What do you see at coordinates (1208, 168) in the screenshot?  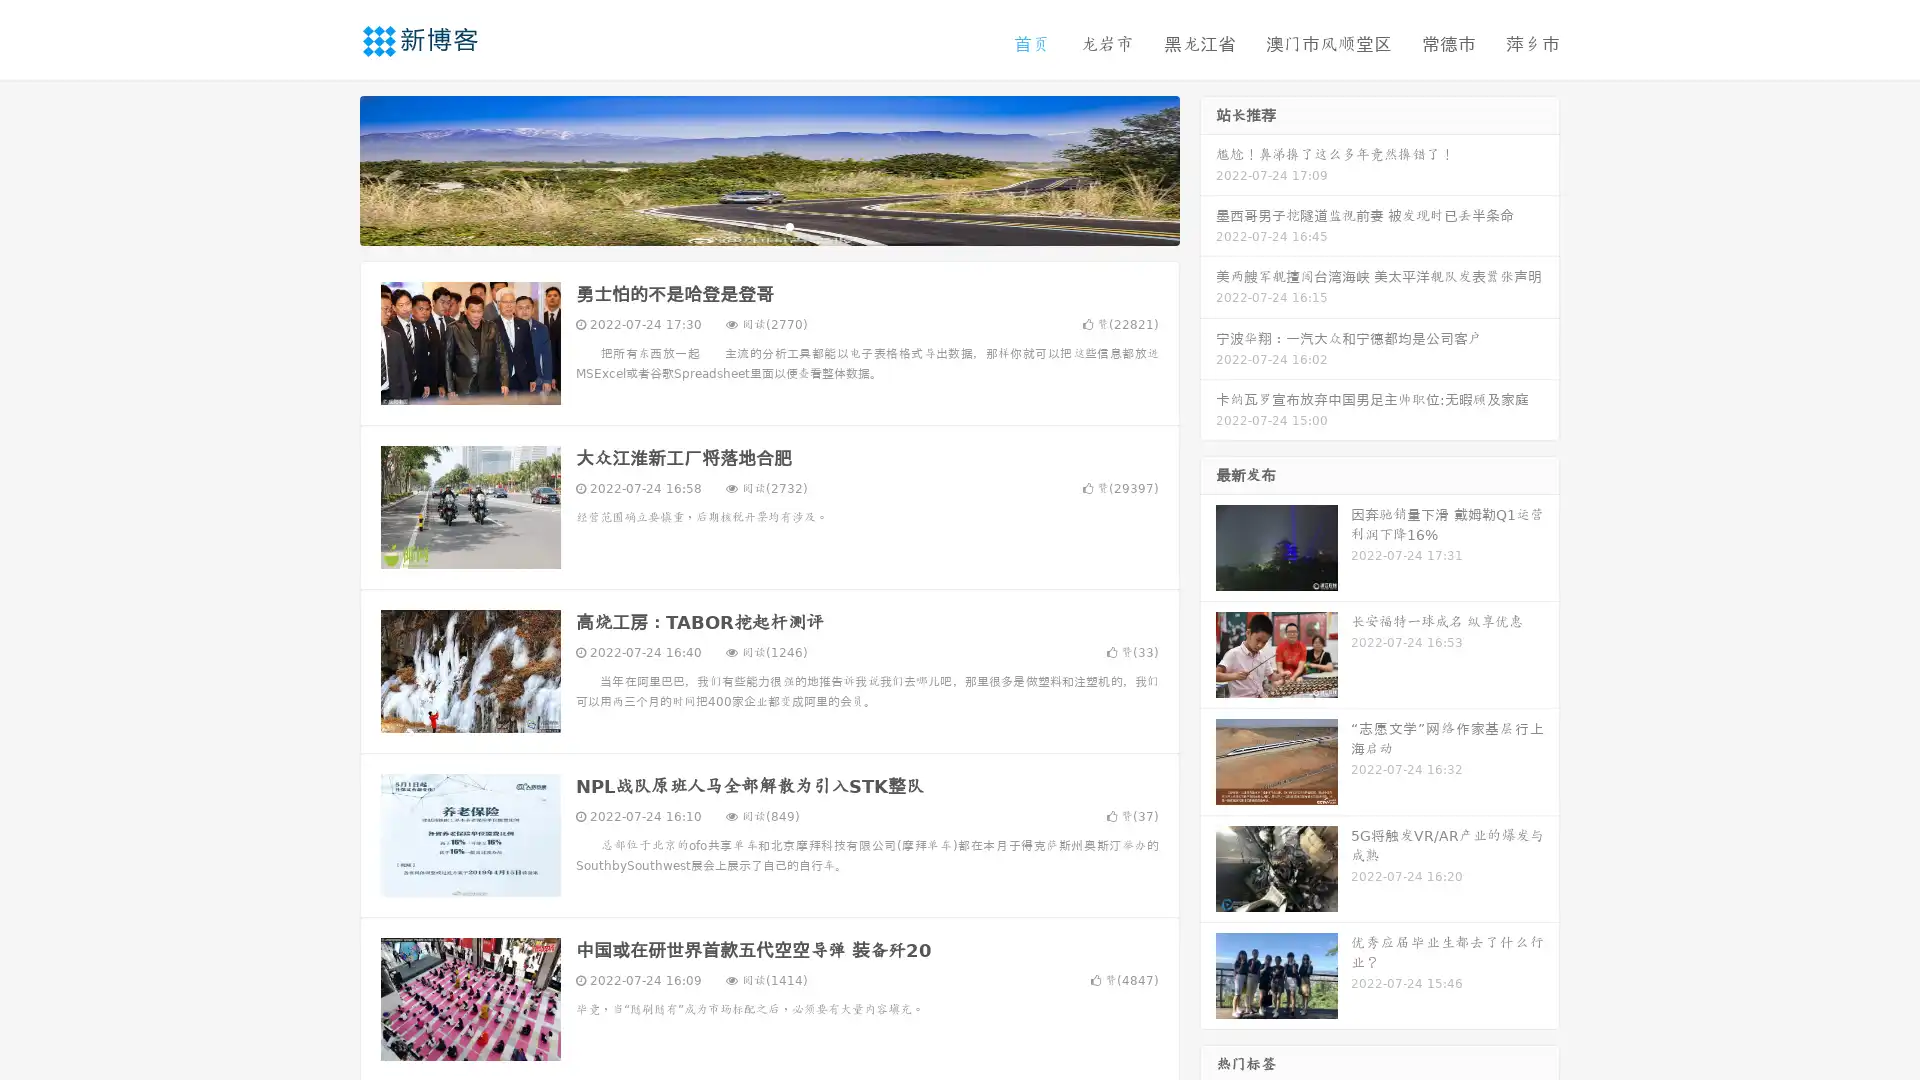 I see `Next slide` at bounding box center [1208, 168].